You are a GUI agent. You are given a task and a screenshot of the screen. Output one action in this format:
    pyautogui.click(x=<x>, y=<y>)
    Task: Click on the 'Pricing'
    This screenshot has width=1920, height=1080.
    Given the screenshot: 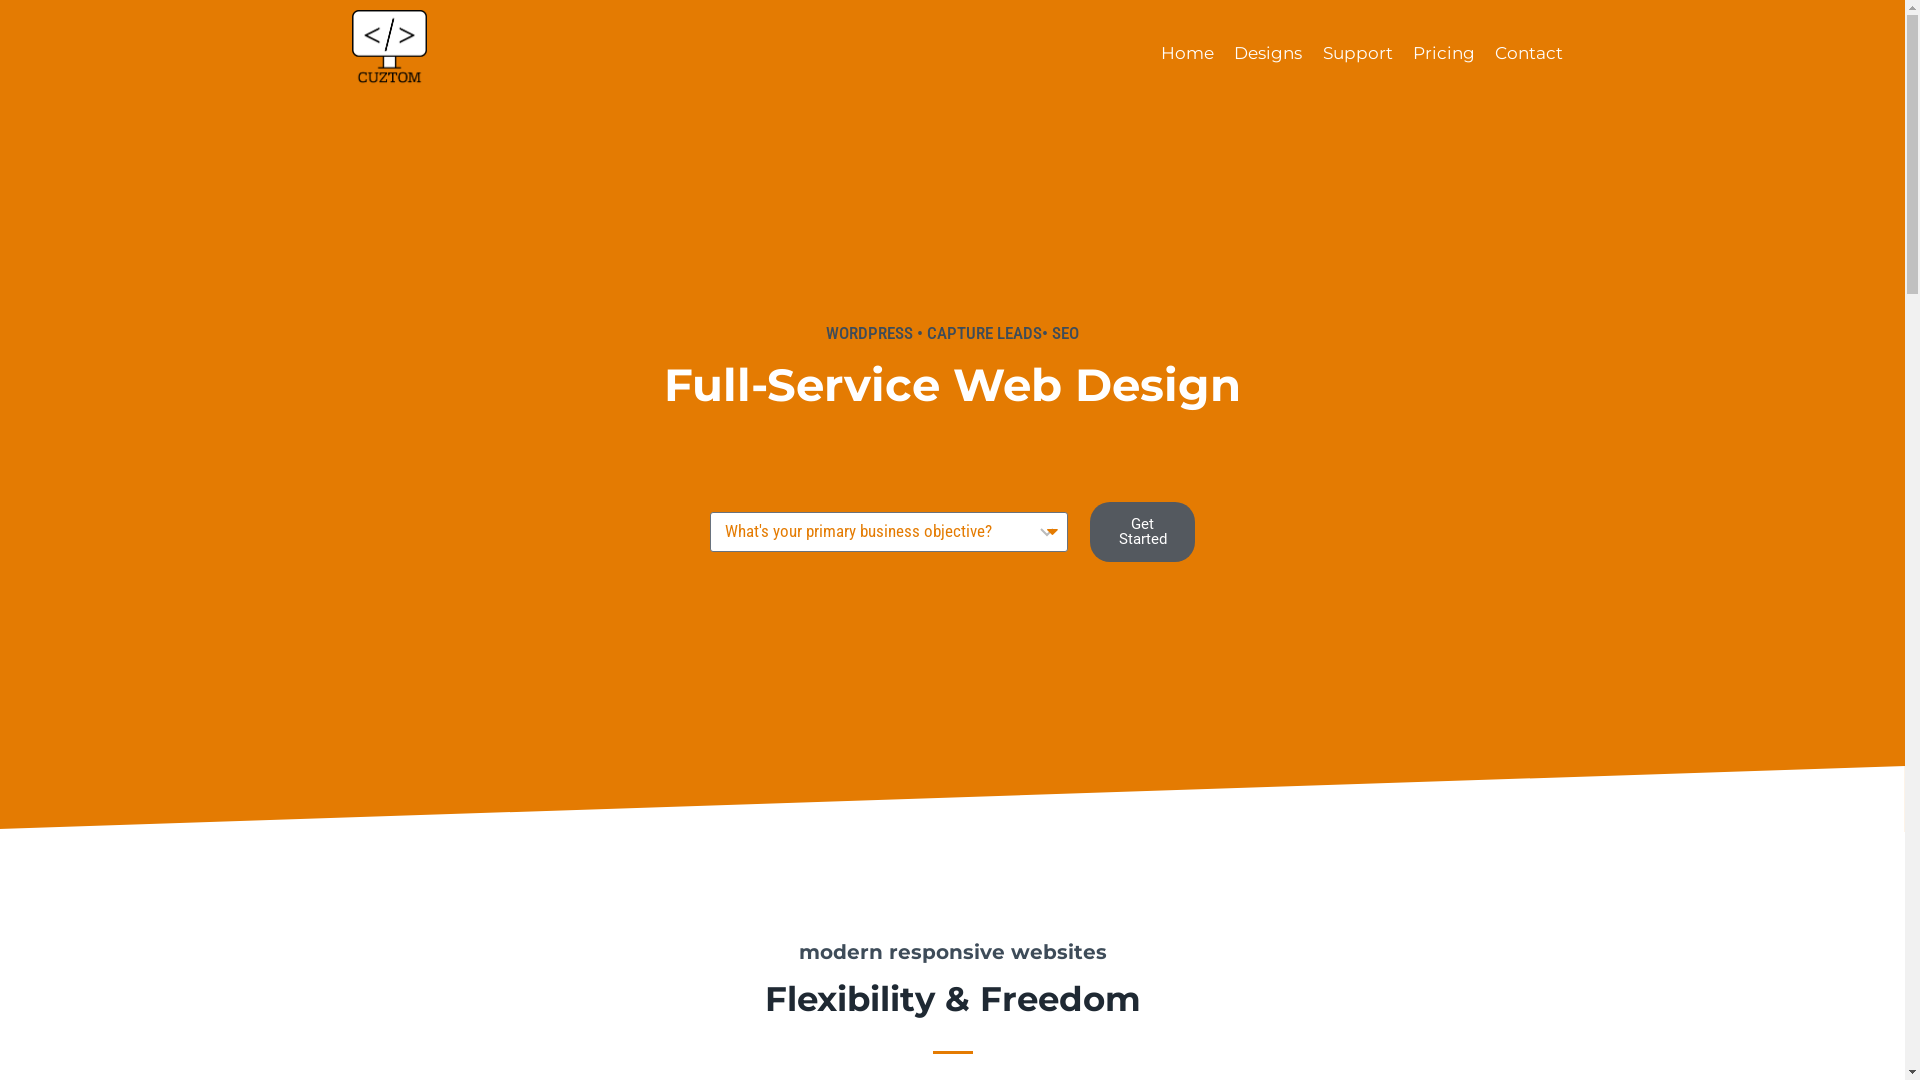 What is the action you would take?
    pyautogui.click(x=1444, y=53)
    